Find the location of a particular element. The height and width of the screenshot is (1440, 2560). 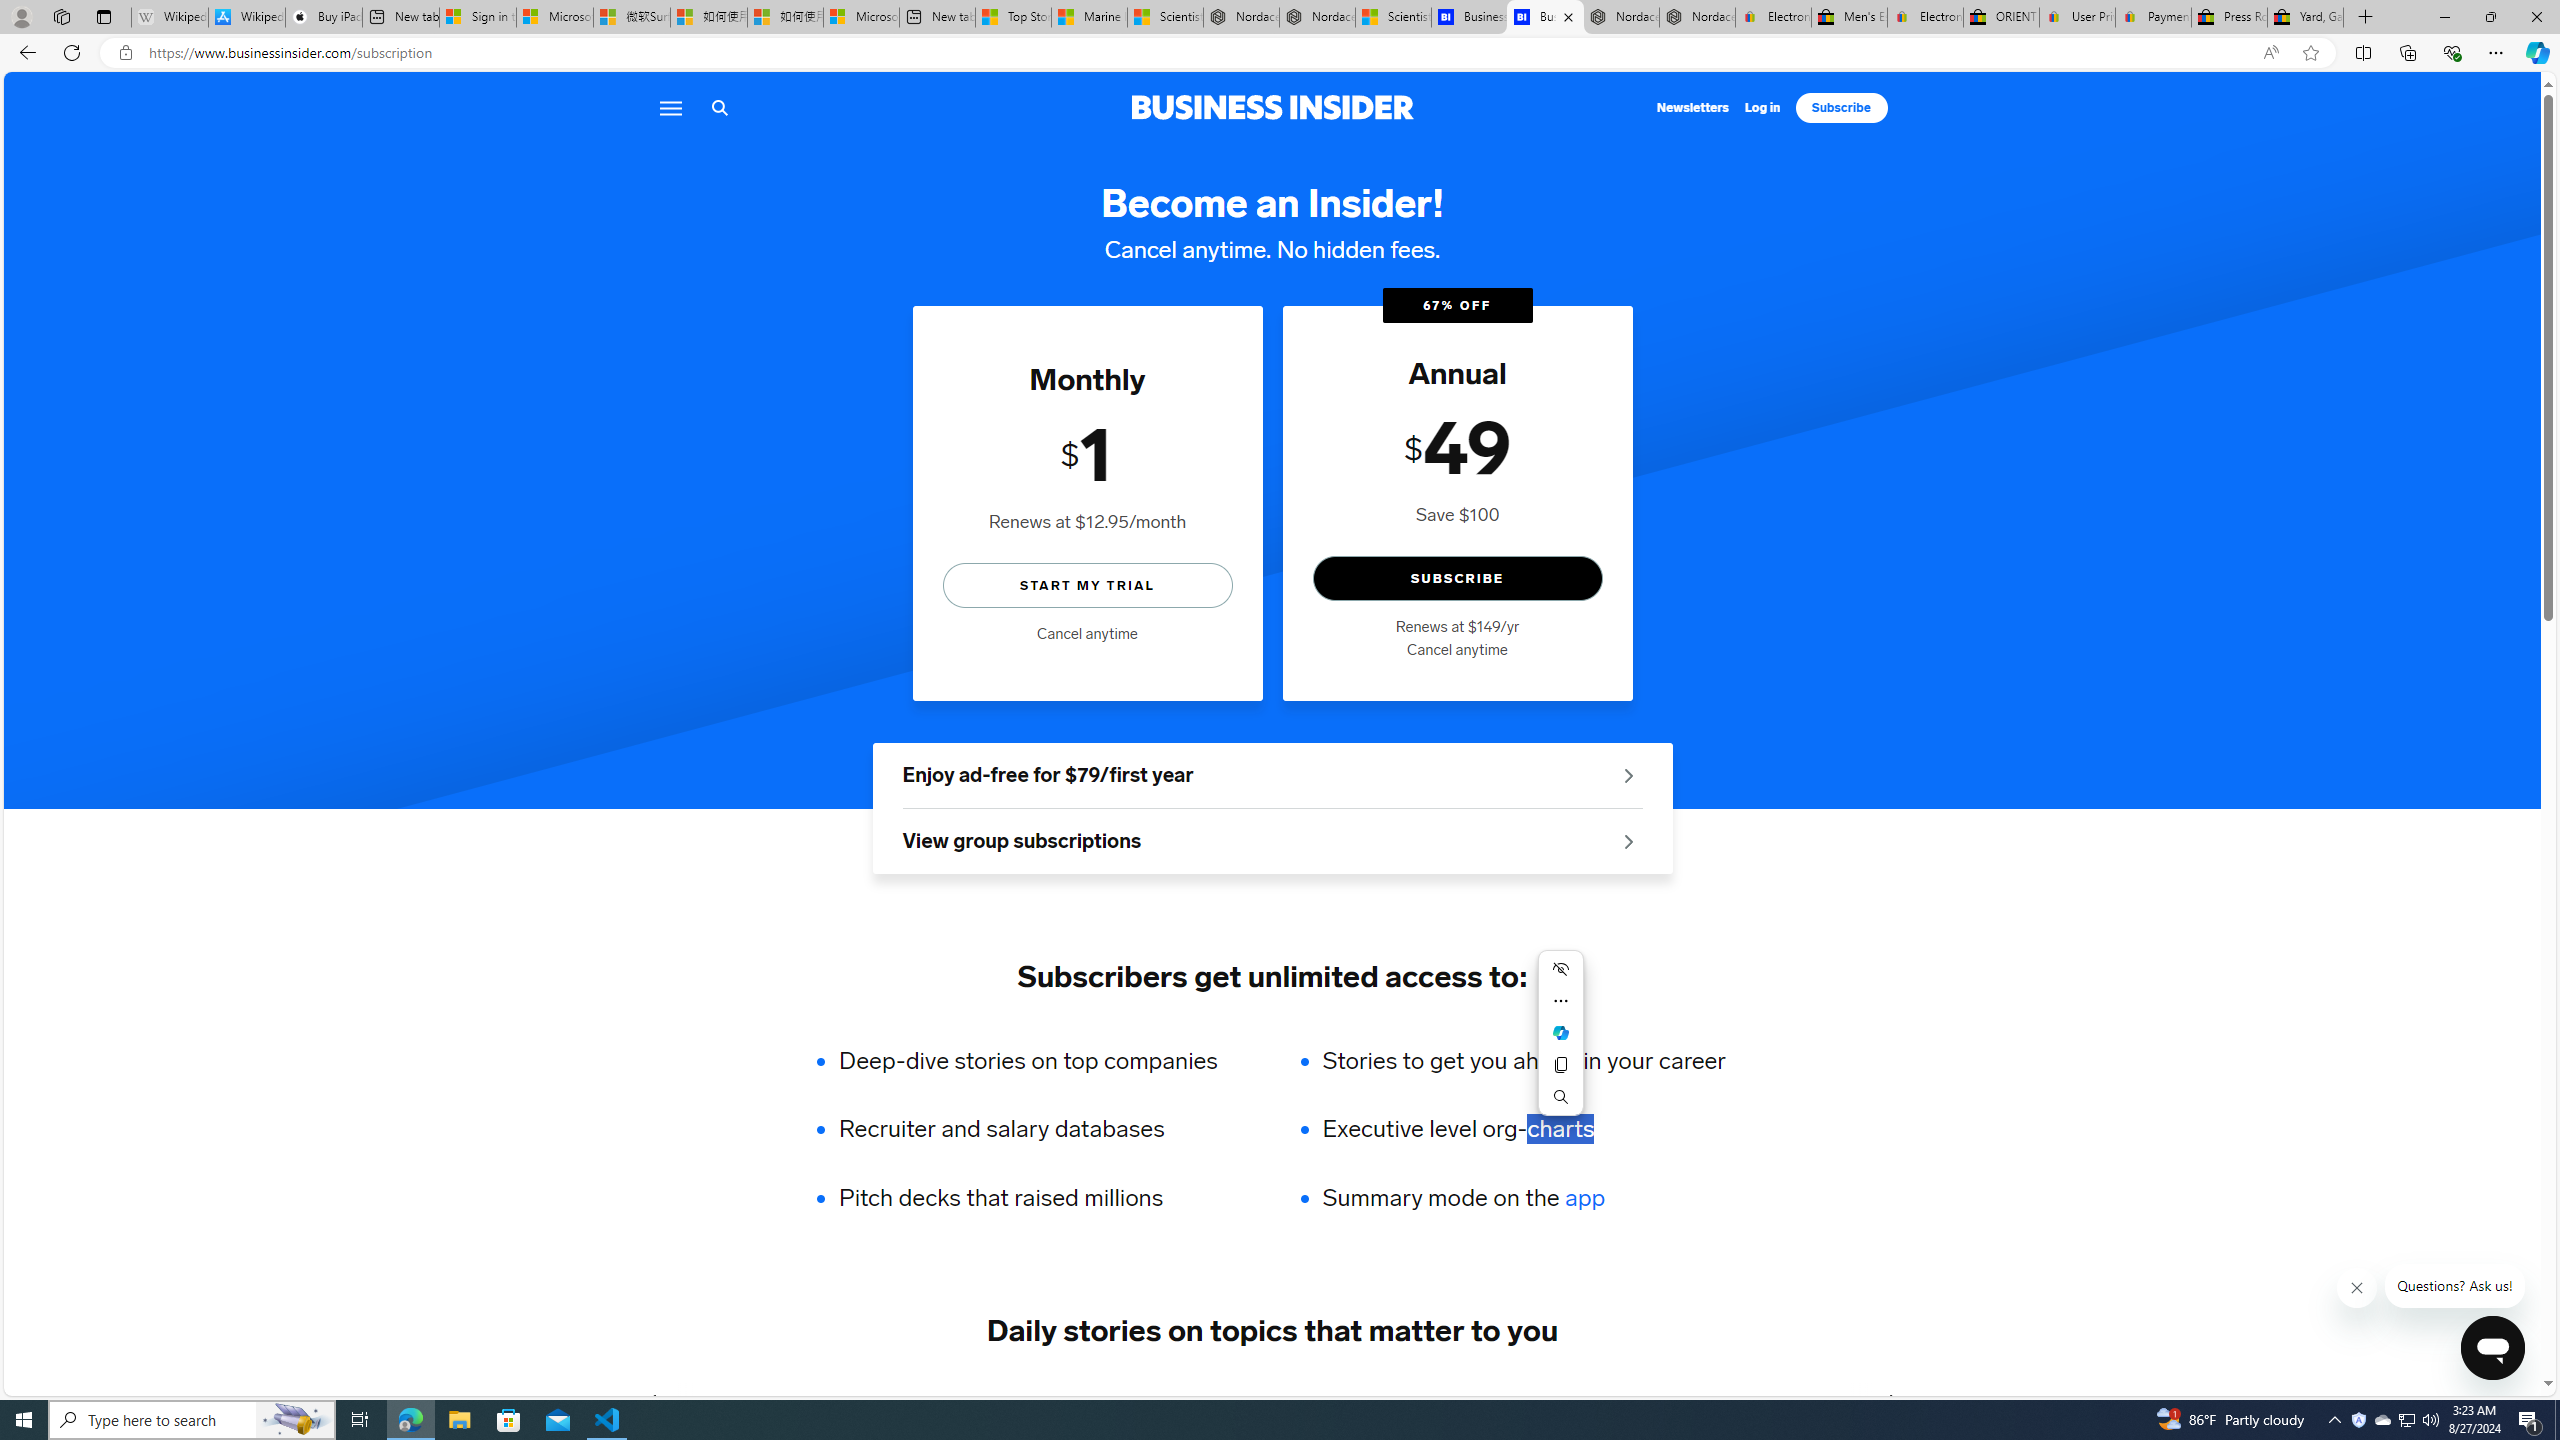

'Newsletters' is located at coordinates (1692, 107).